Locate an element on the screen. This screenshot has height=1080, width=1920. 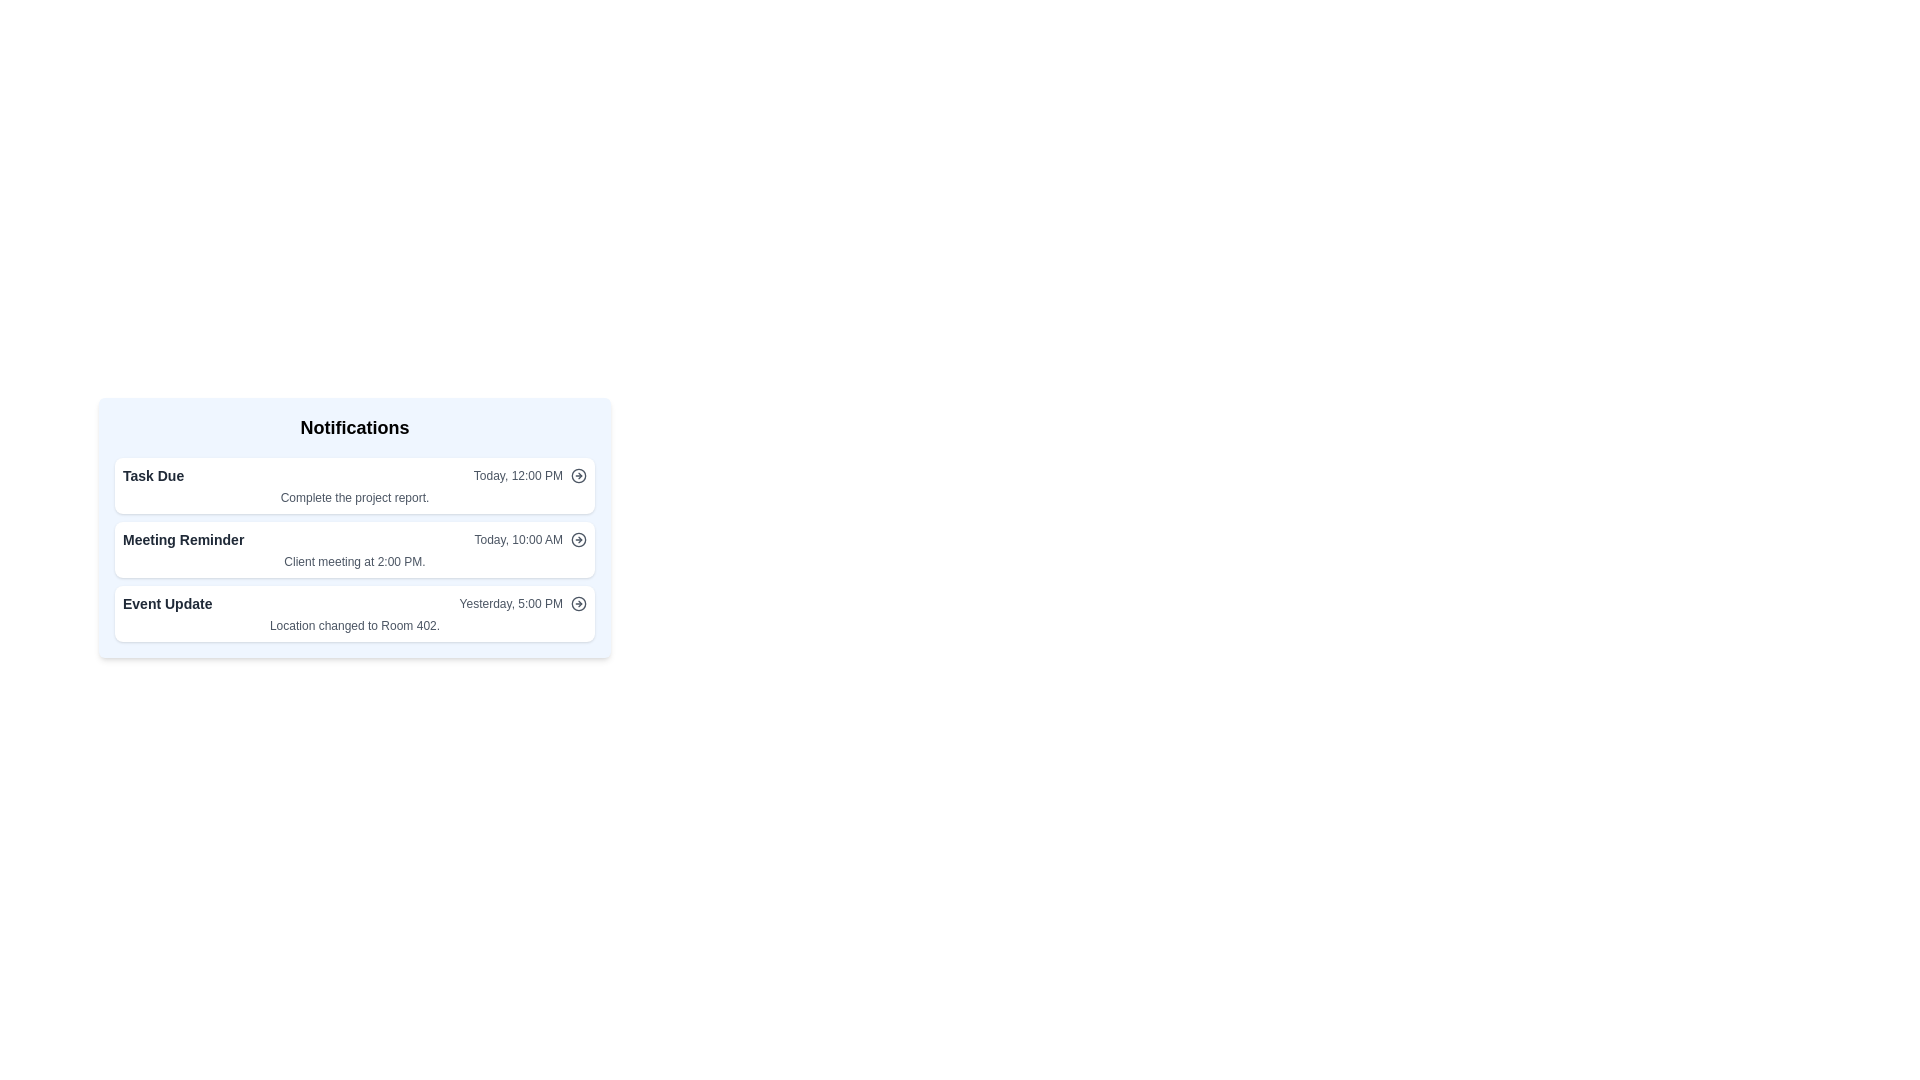
the text label displaying 'Location changed to Room 402.' located in the bottom notification card under the 'Notifications' section, which provides a summary note for the notification titled 'Event Update' is located at coordinates (355, 624).